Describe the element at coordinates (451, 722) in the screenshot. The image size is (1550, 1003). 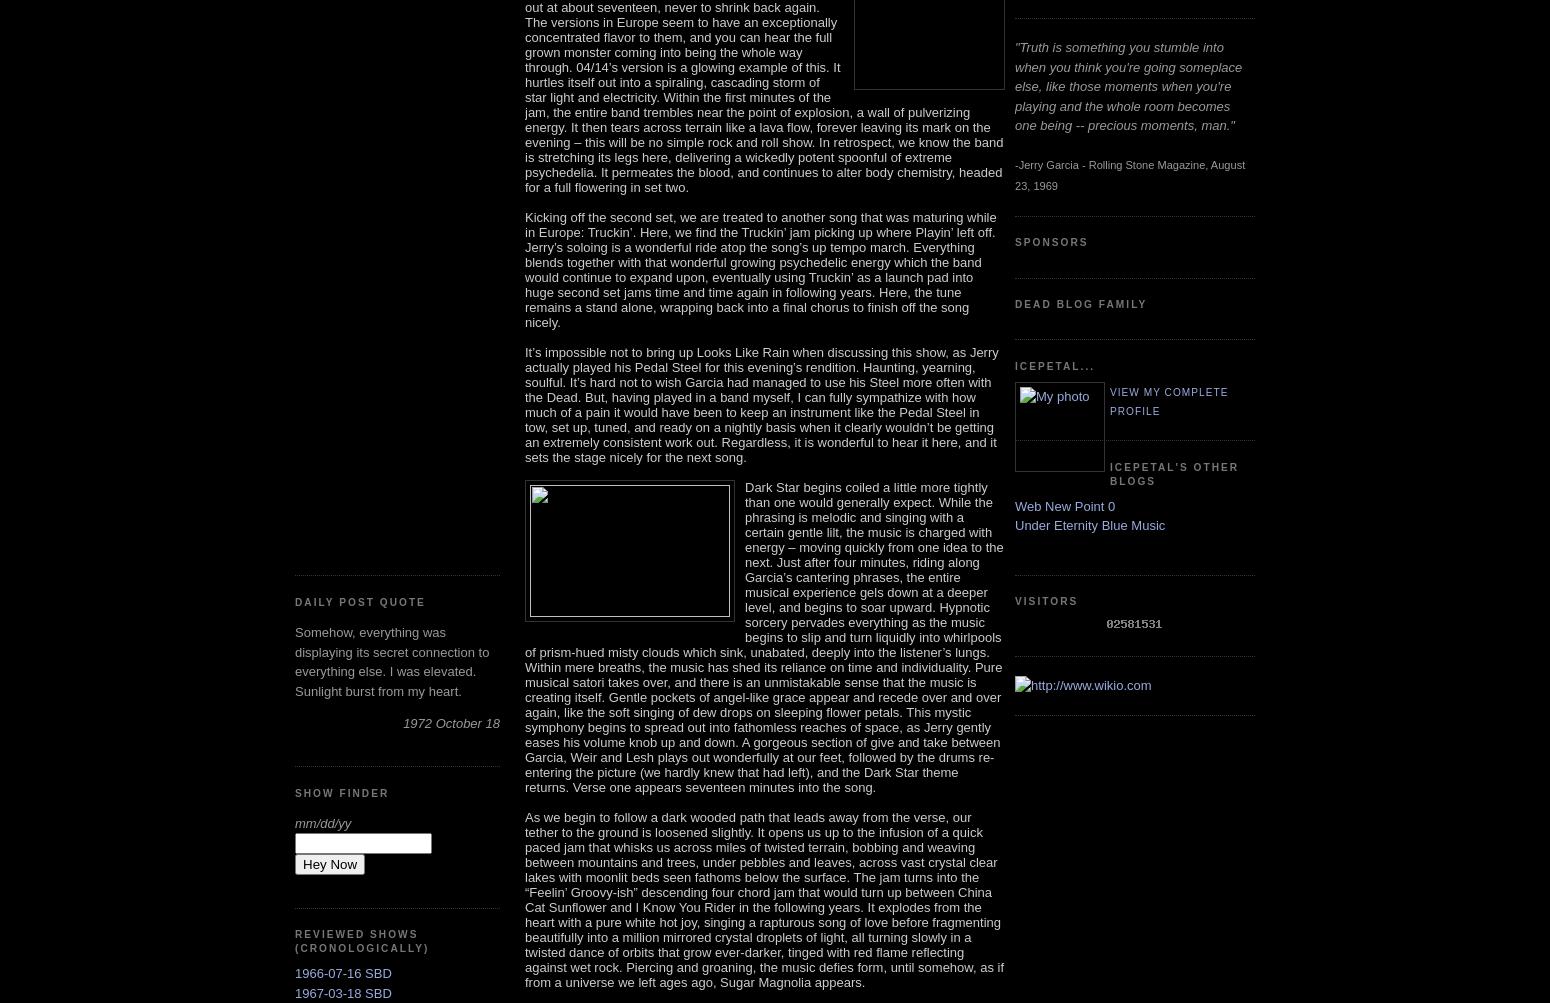
I see `'1972 October 18'` at that location.